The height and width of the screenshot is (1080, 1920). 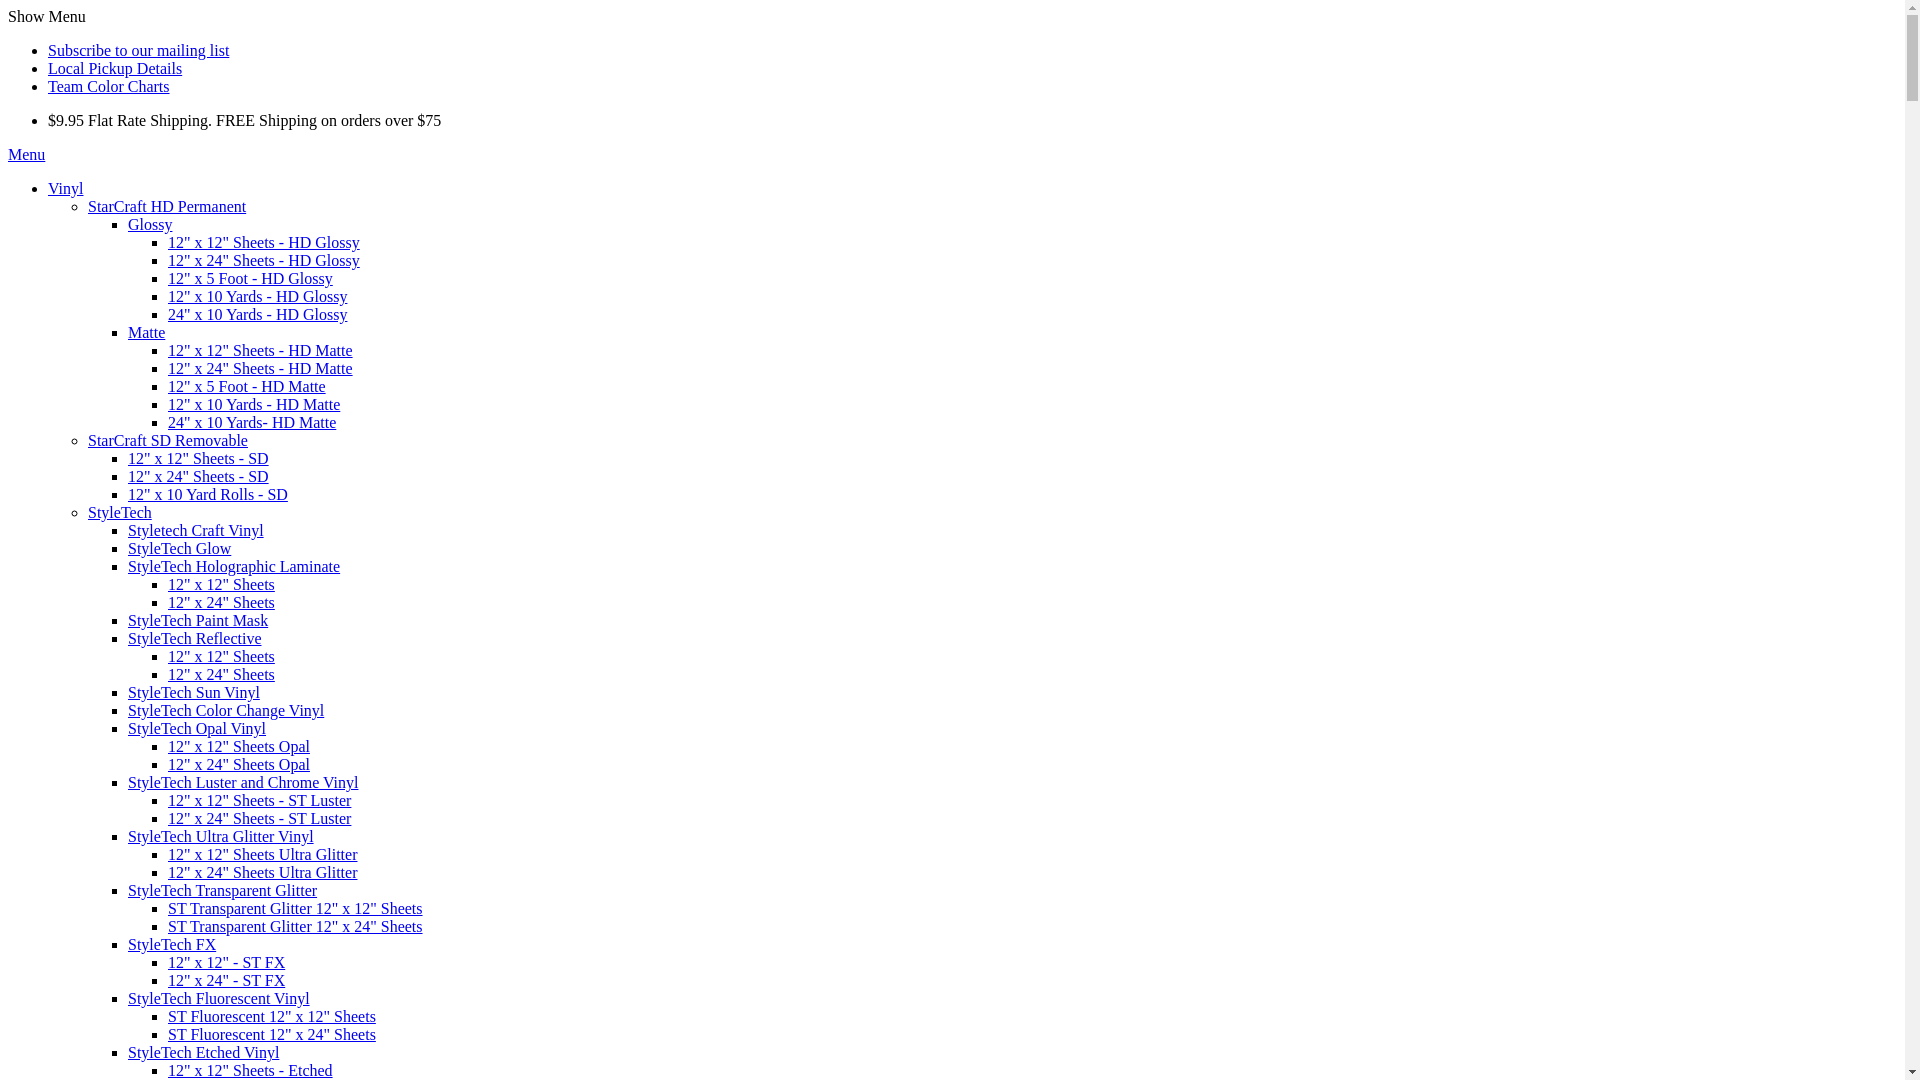 I want to click on '12" x 24" Sheets - SD', so click(x=198, y=476).